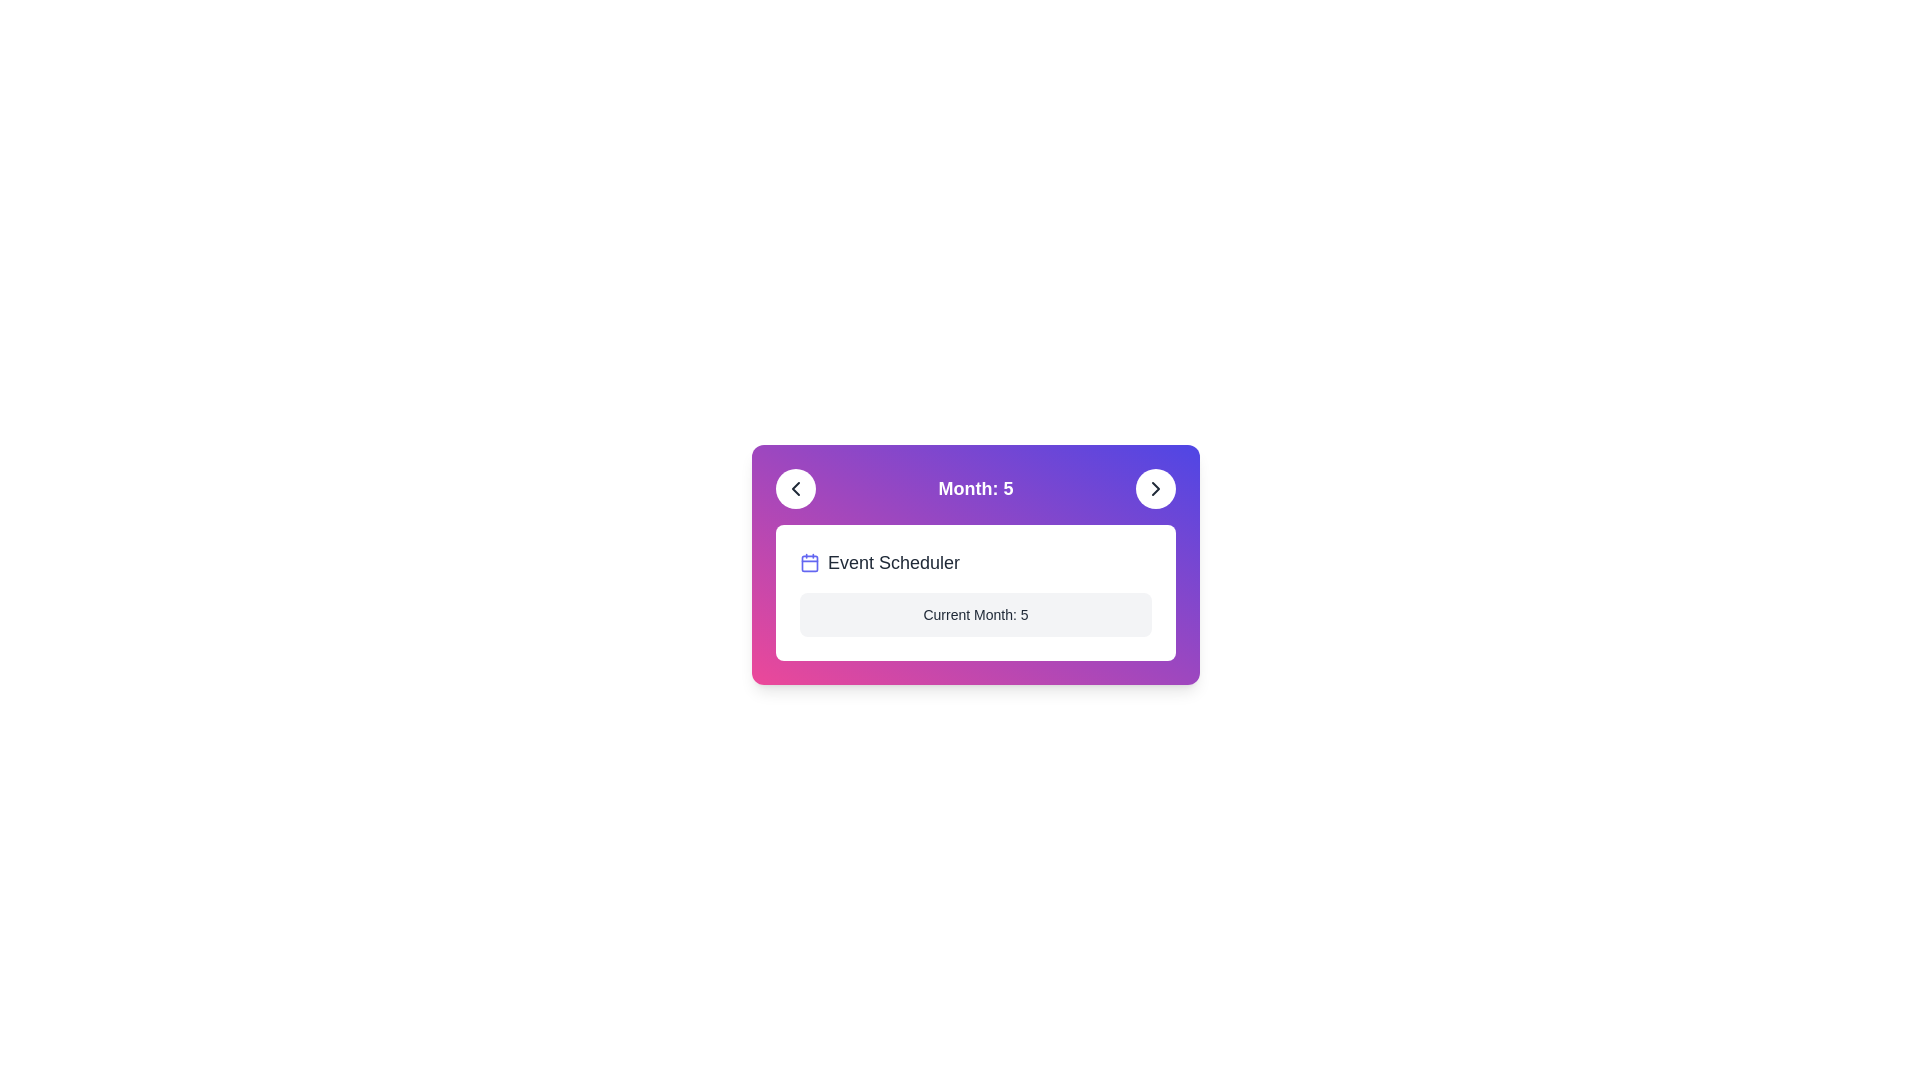 The height and width of the screenshot is (1080, 1920). I want to click on the calendar icon represented by an SVG rectangle with rounded corners, positioned to the left of the 'Event Scheduler' text, so click(810, 563).